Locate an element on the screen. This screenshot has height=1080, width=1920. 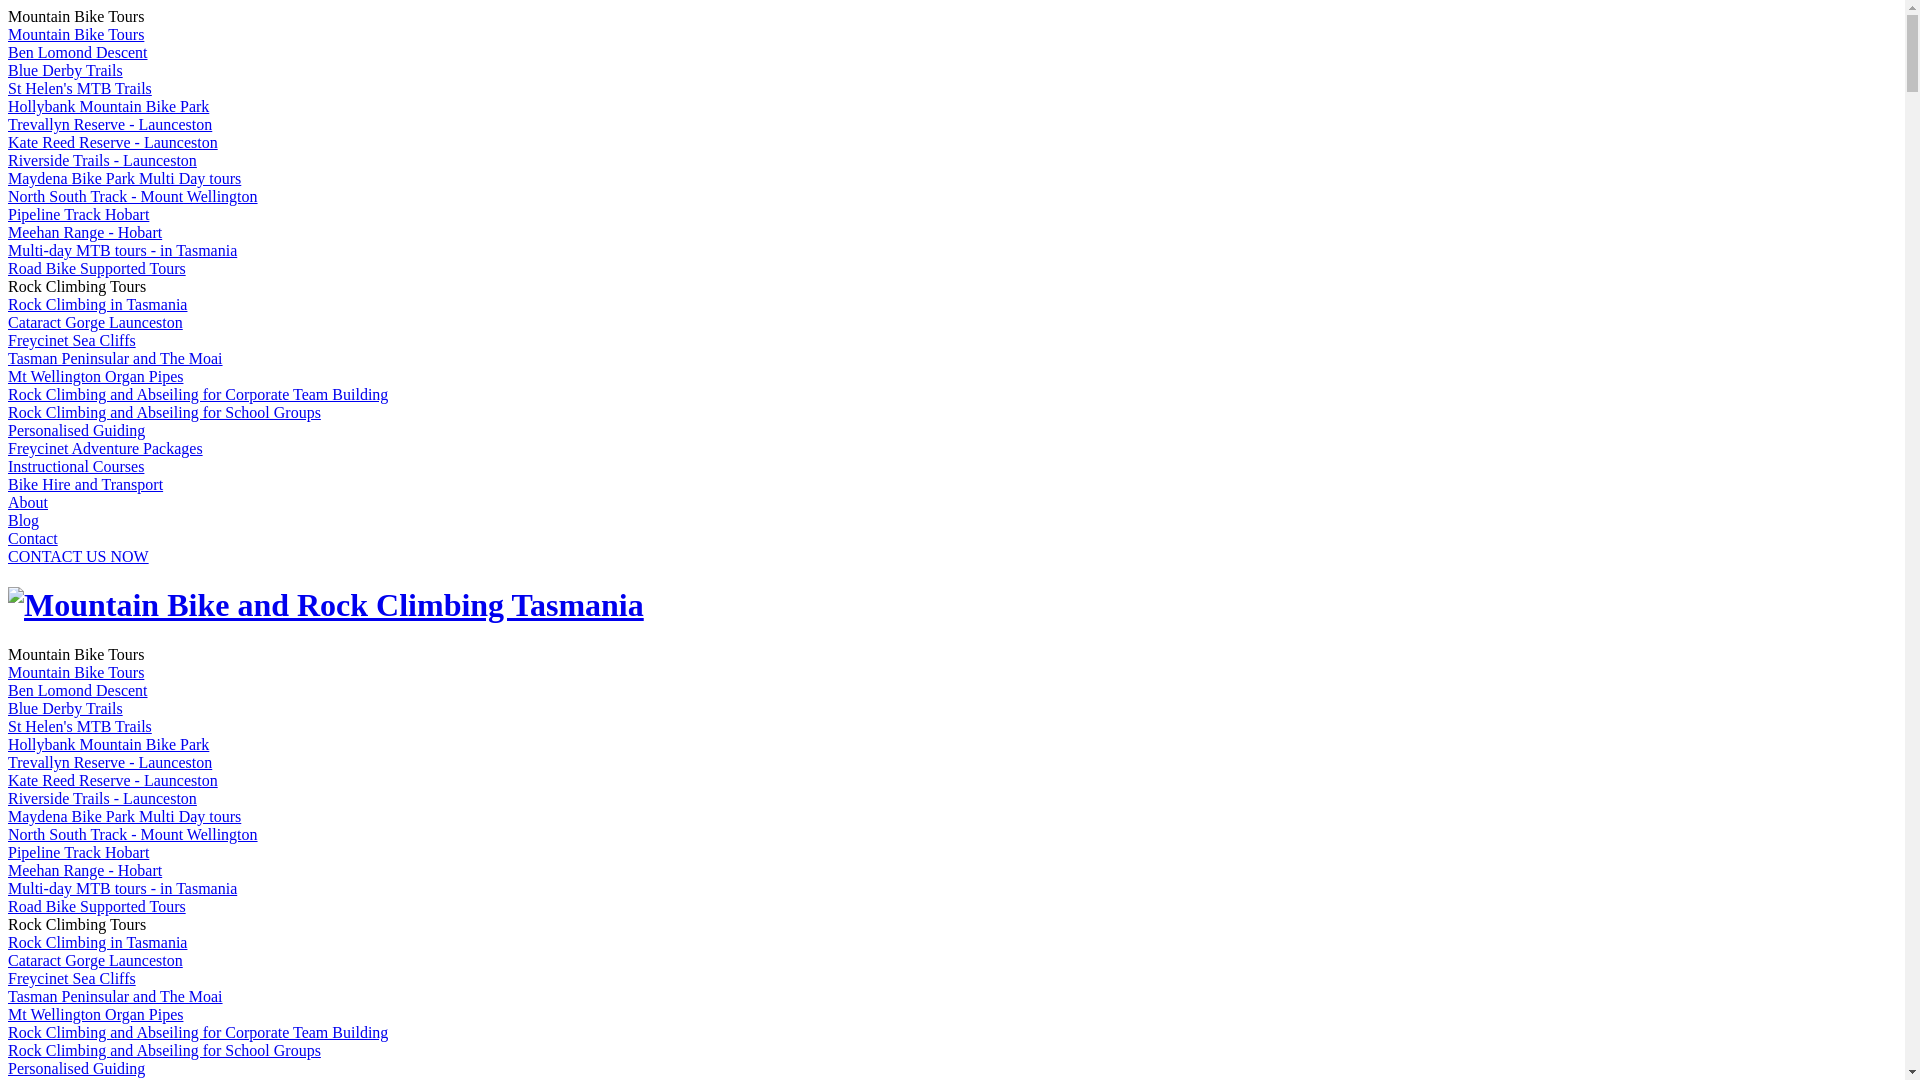
'Kate Reed Reserve - Launceston' is located at coordinates (112, 779).